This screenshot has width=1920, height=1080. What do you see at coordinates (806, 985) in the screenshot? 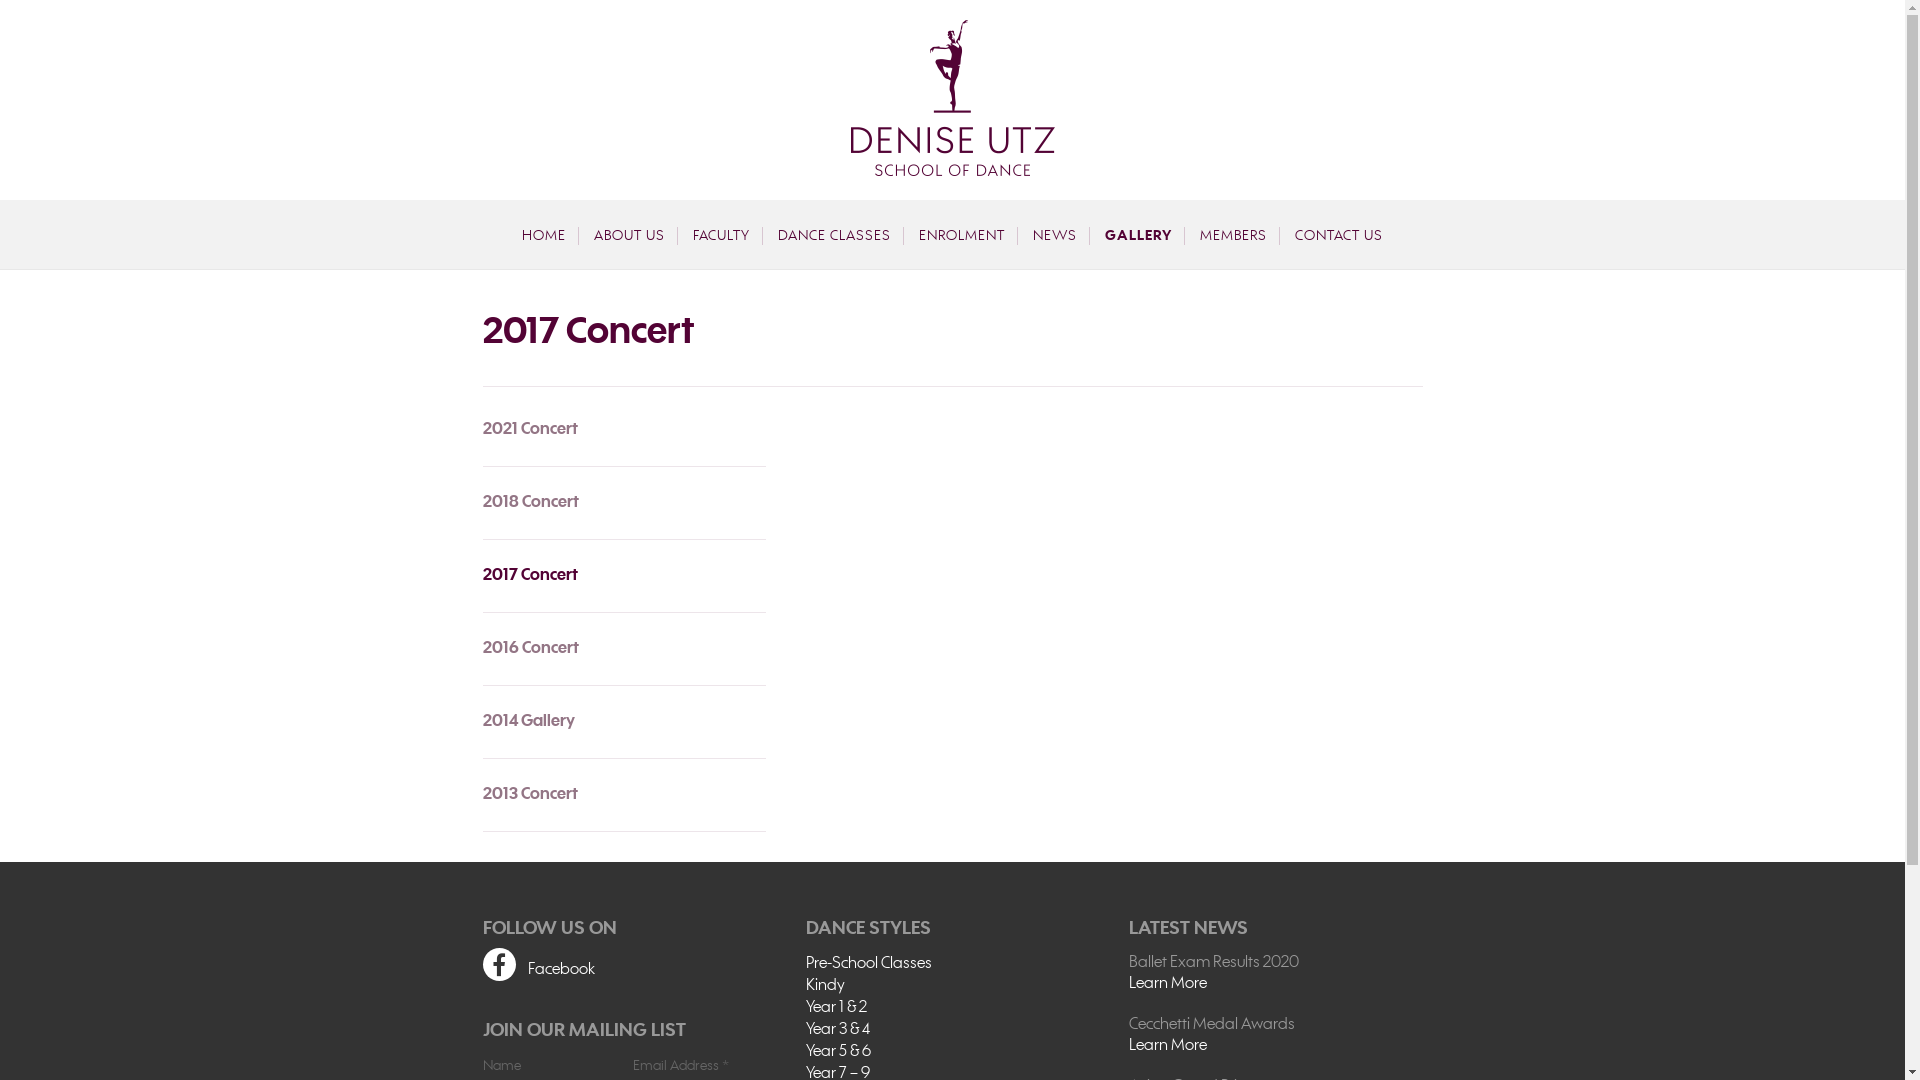
I see `'Kindy'` at bounding box center [806, 985].